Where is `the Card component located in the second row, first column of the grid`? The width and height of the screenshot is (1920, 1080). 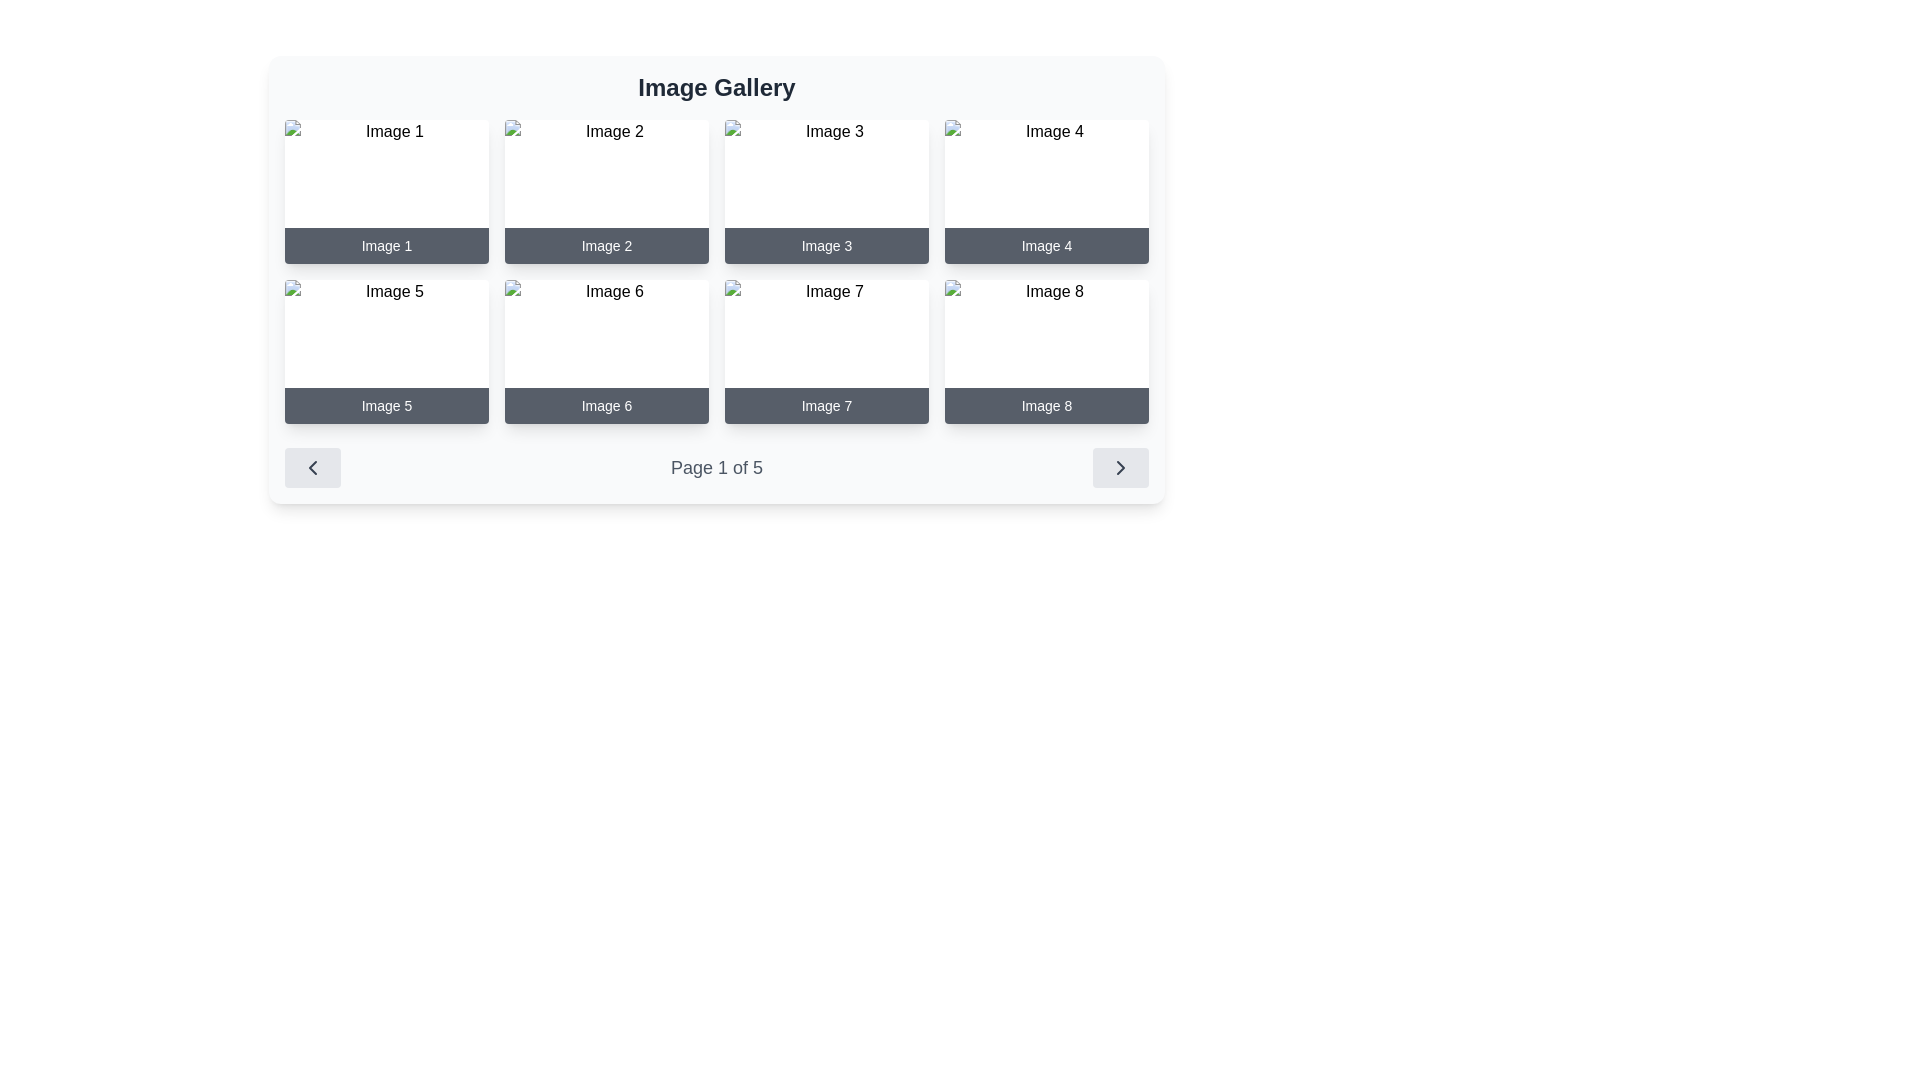 the Card component located in the second row, first column of the grid is located at coordinates (387, 350).